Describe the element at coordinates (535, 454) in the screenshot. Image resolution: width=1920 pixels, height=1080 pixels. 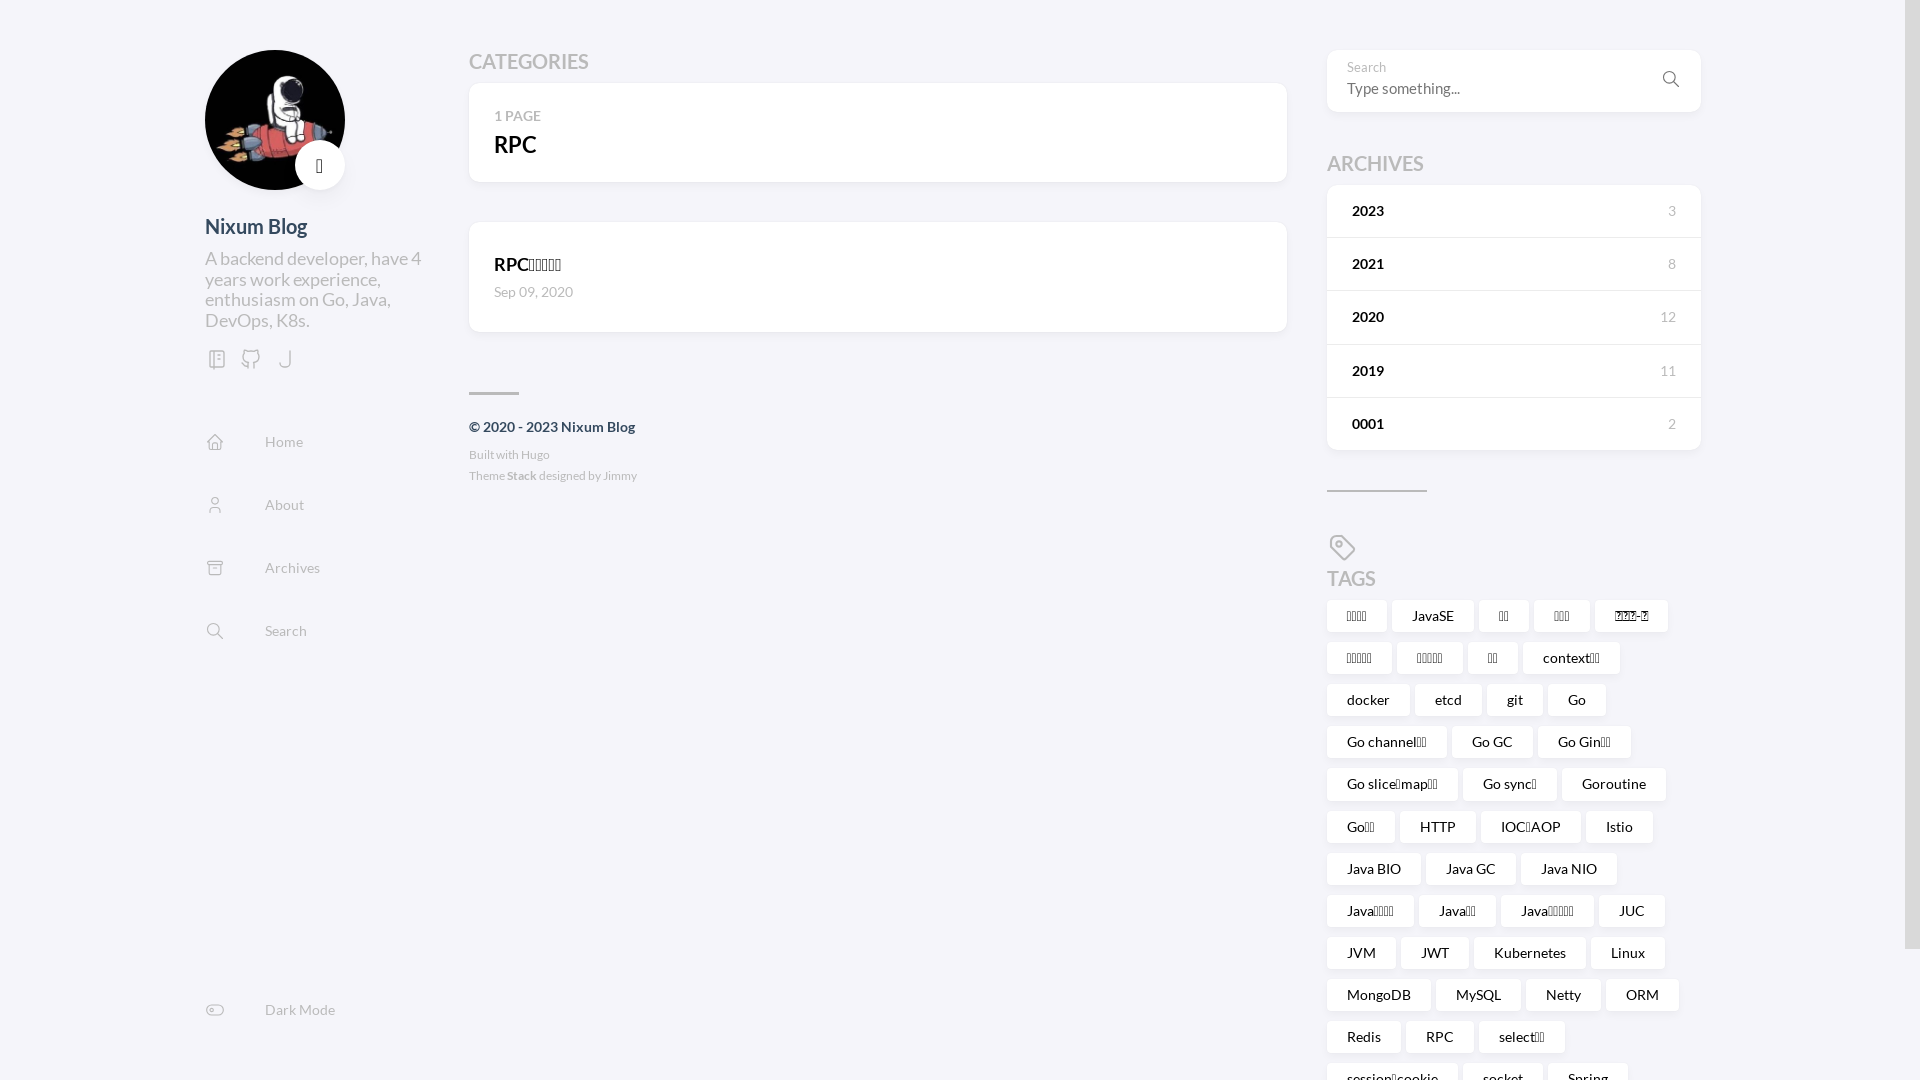
I see `'Hugo'` at that location.